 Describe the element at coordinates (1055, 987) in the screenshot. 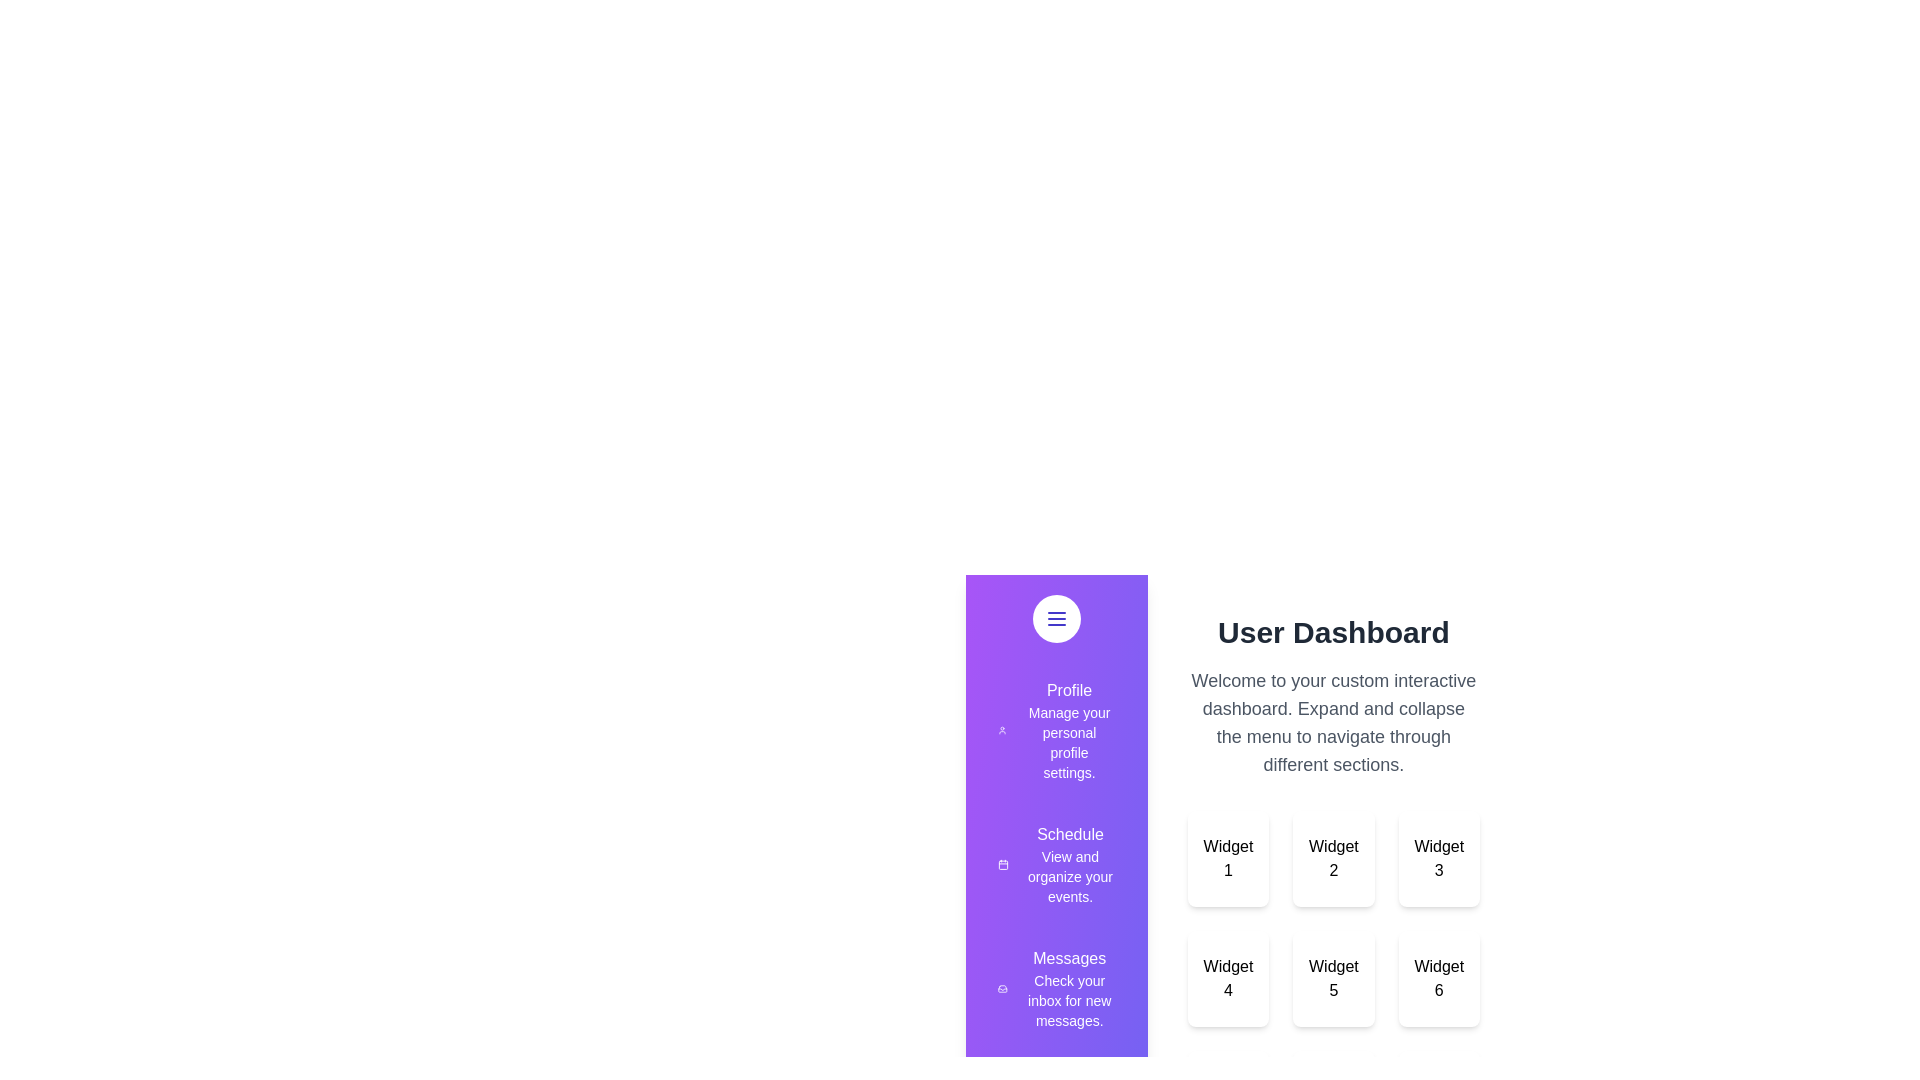

I see `the section corresponding to Messages in the drawer` at that location.